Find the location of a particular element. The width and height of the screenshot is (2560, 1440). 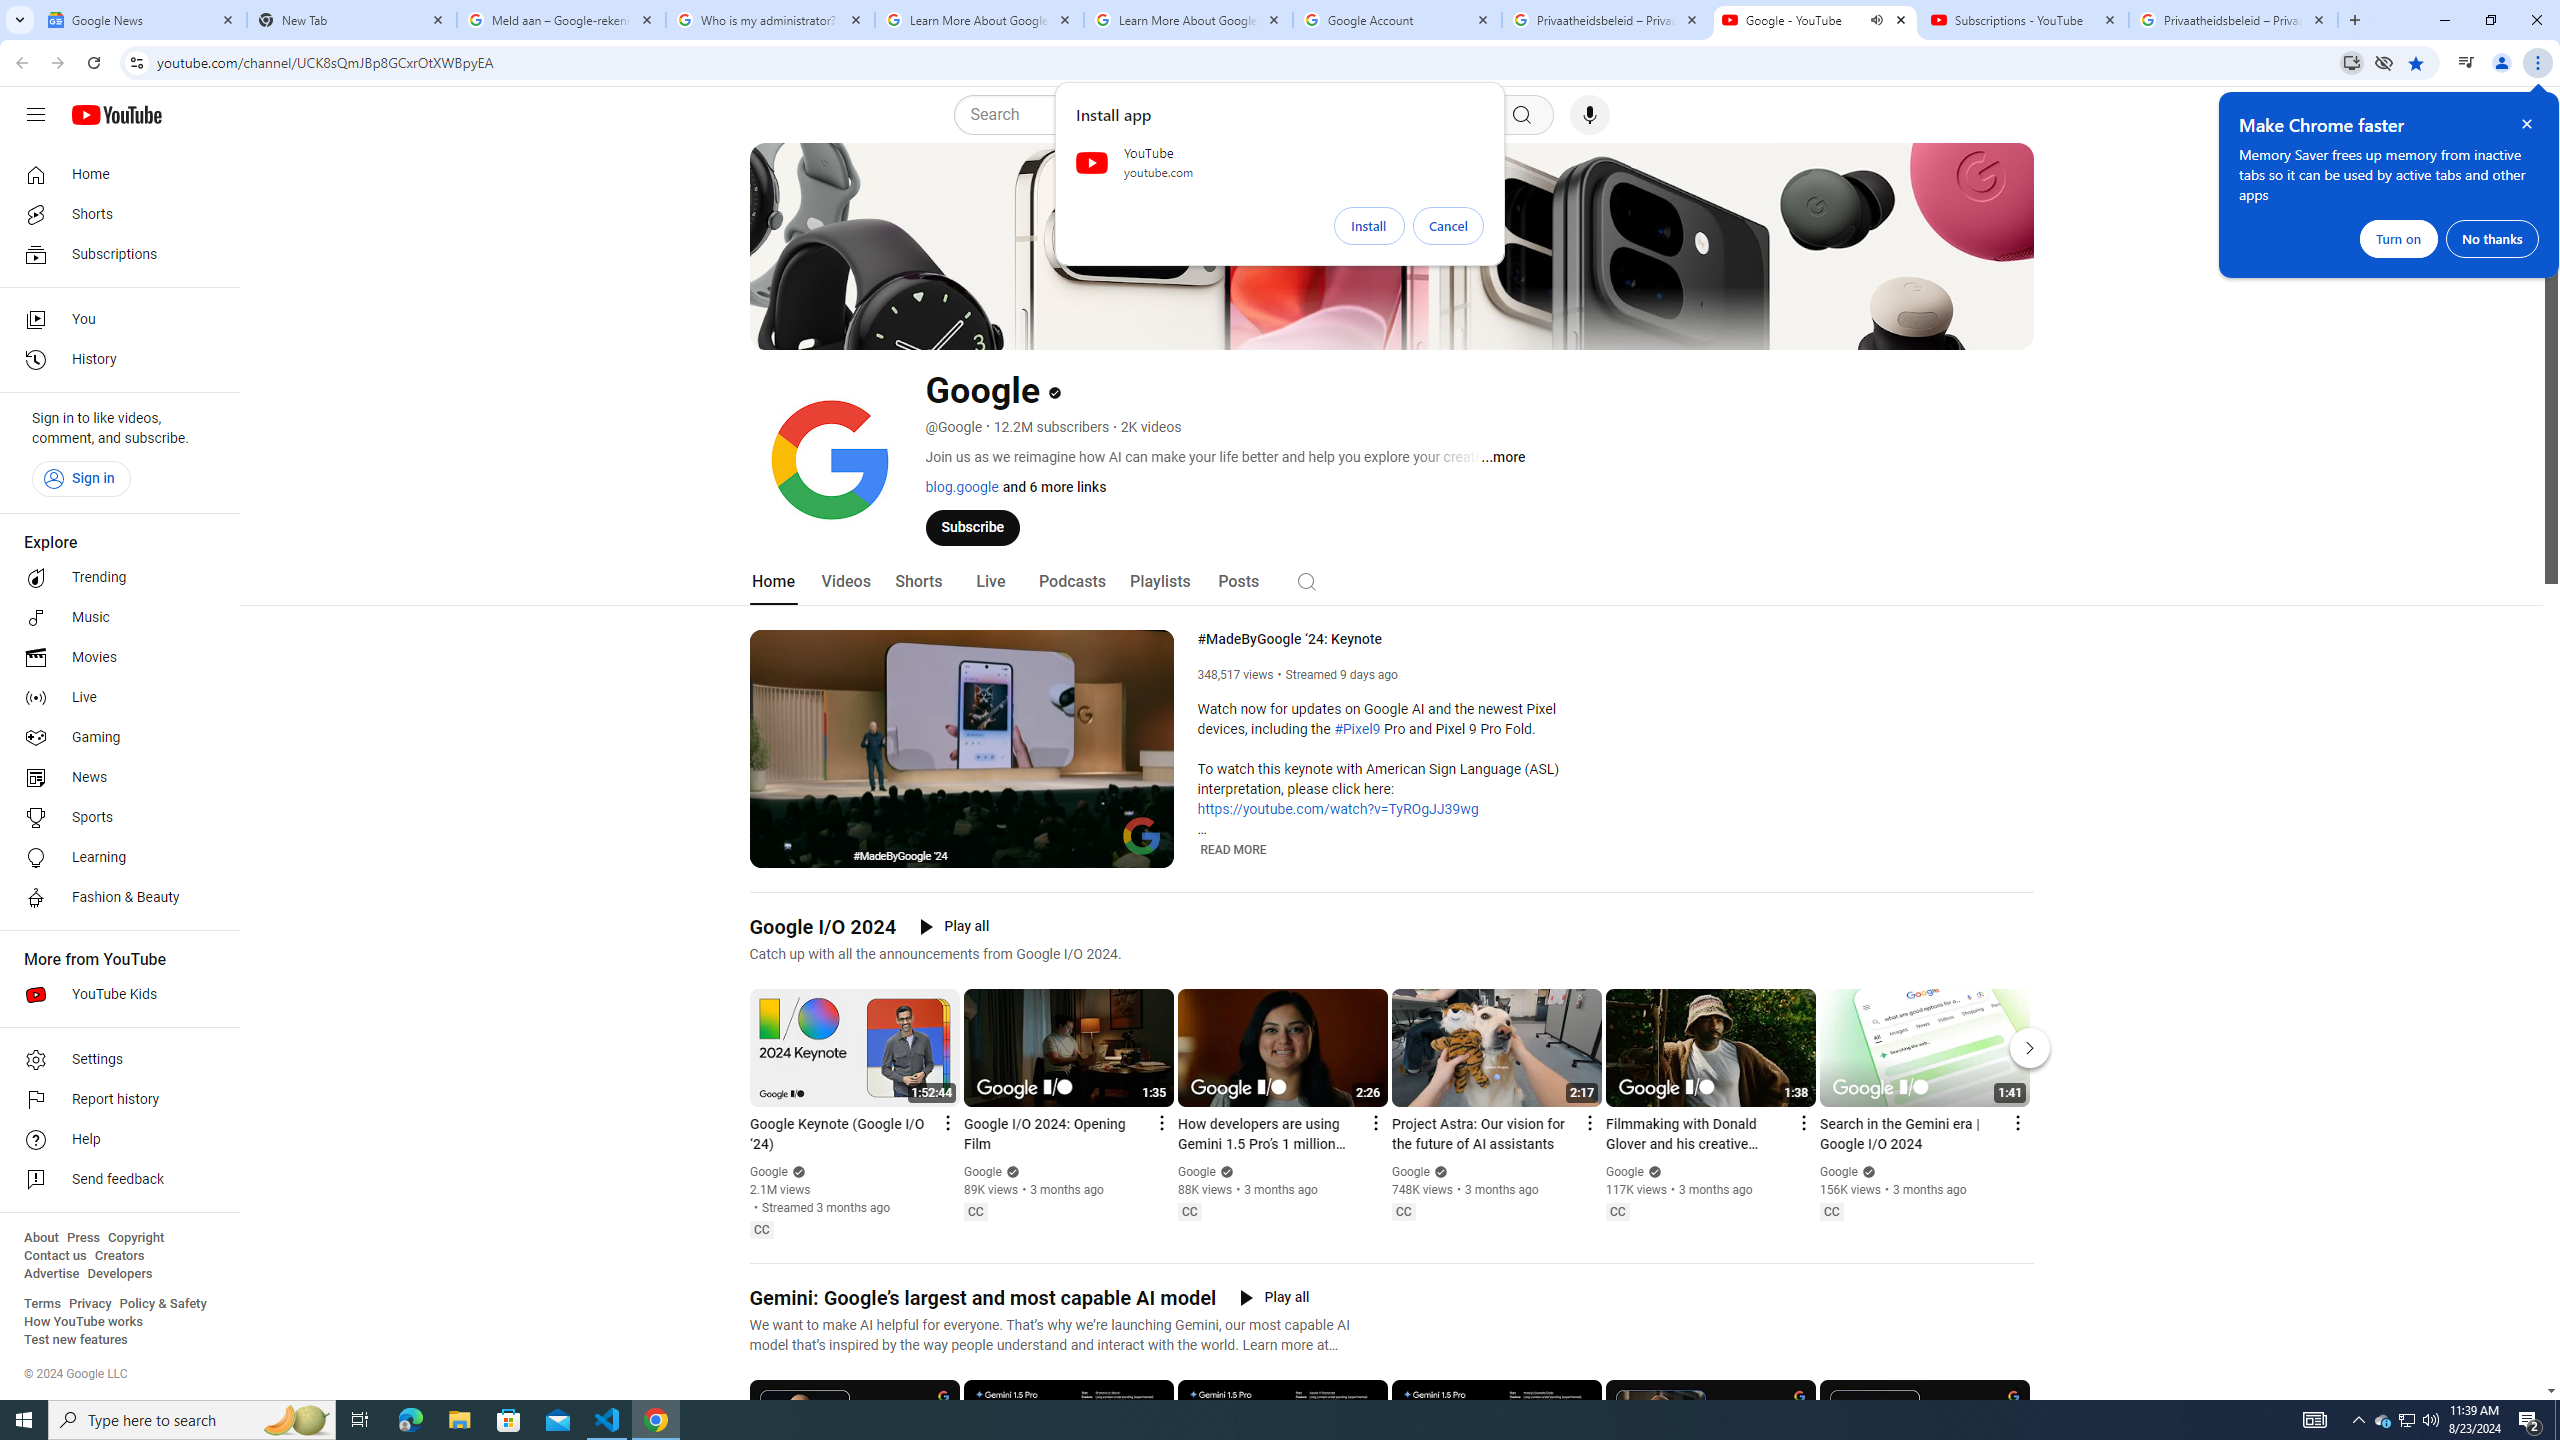

'Advertise' is located at coordinates (50, 1272).